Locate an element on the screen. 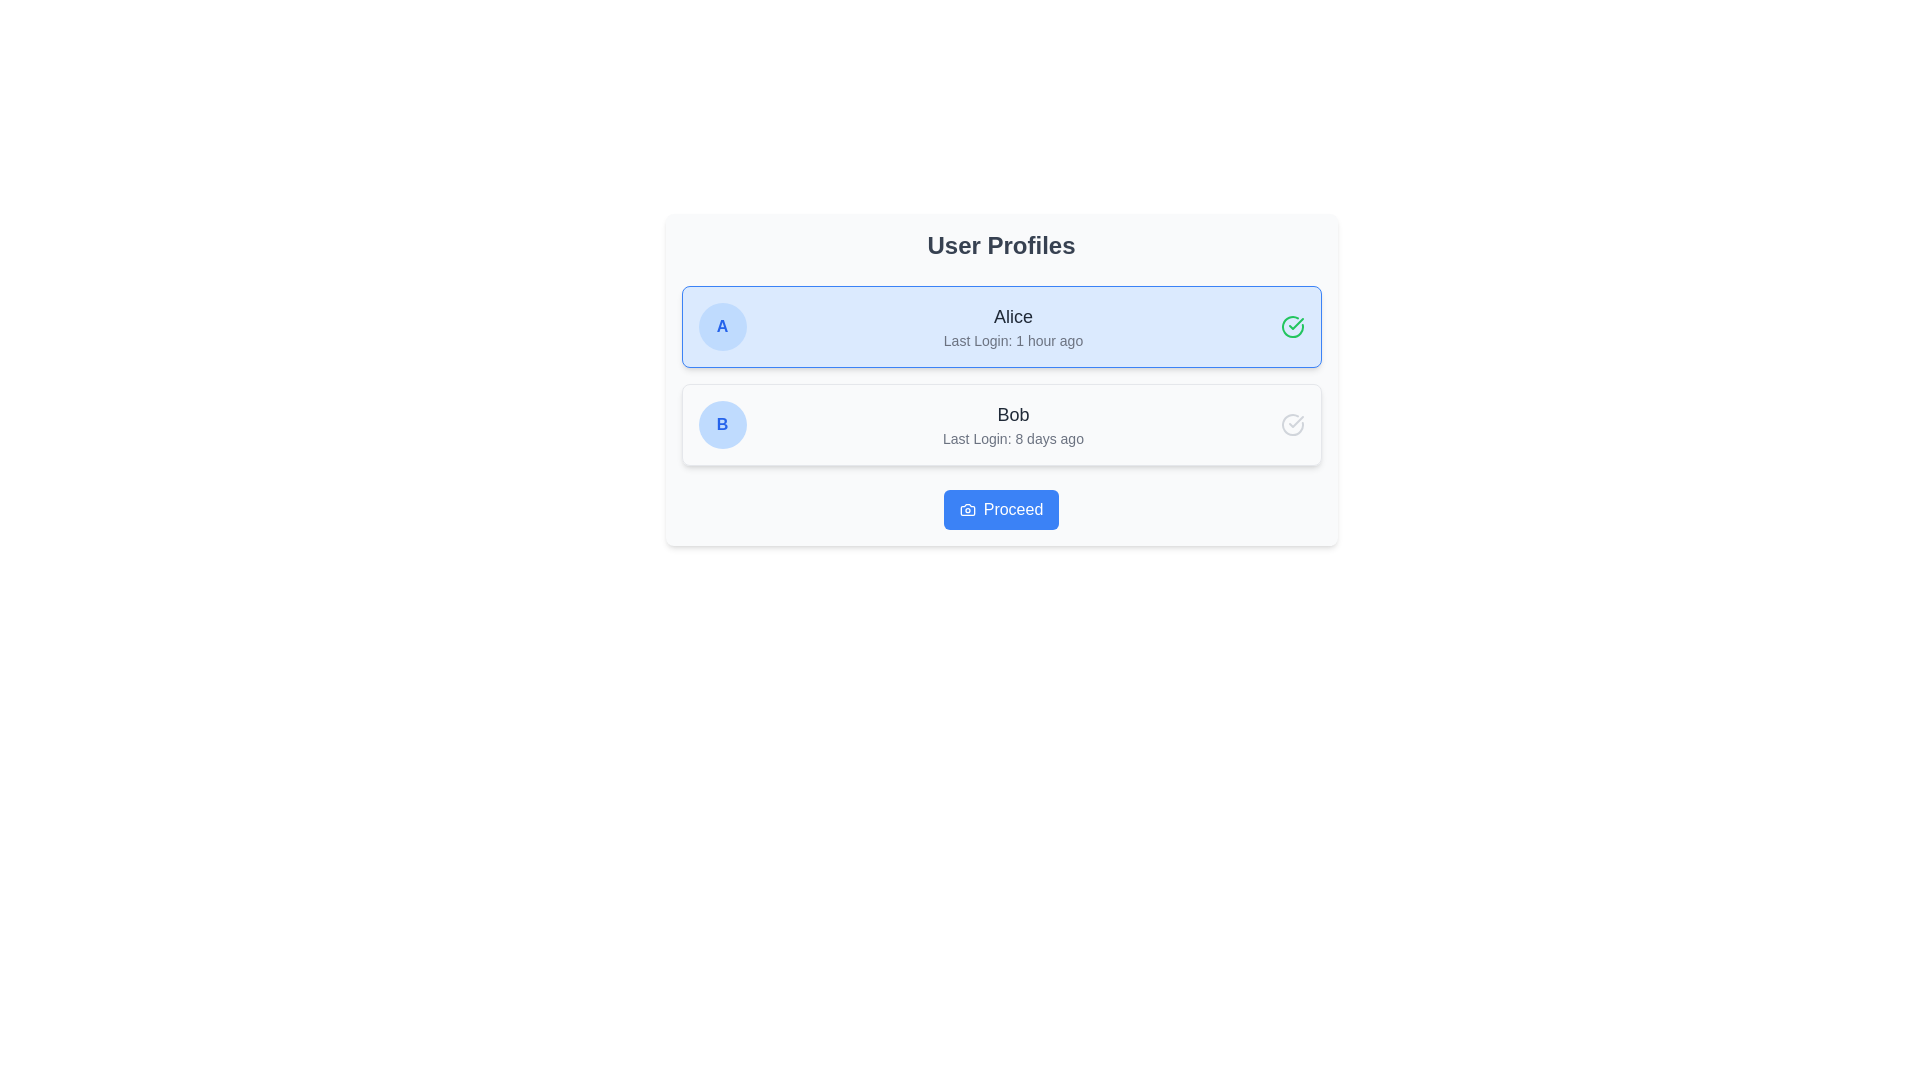  the circular blue icon with a white 'B' that represents the user entry for 'Bob', located to the left of the text 'Bob' and 'Last Login: 8 days ago' is located at coordinates (721, 423).